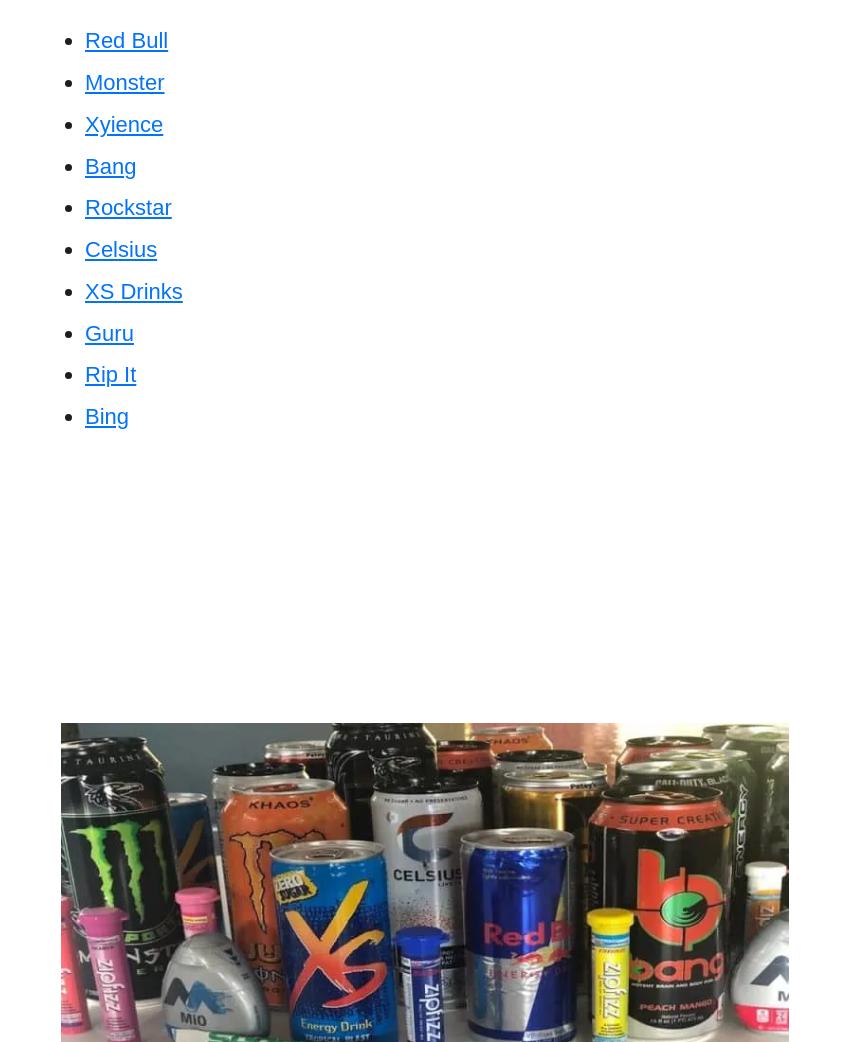 Image resolution: width=850 pixels, height=1042 pixels. I want to click on 'Bing', so click(106, 415).